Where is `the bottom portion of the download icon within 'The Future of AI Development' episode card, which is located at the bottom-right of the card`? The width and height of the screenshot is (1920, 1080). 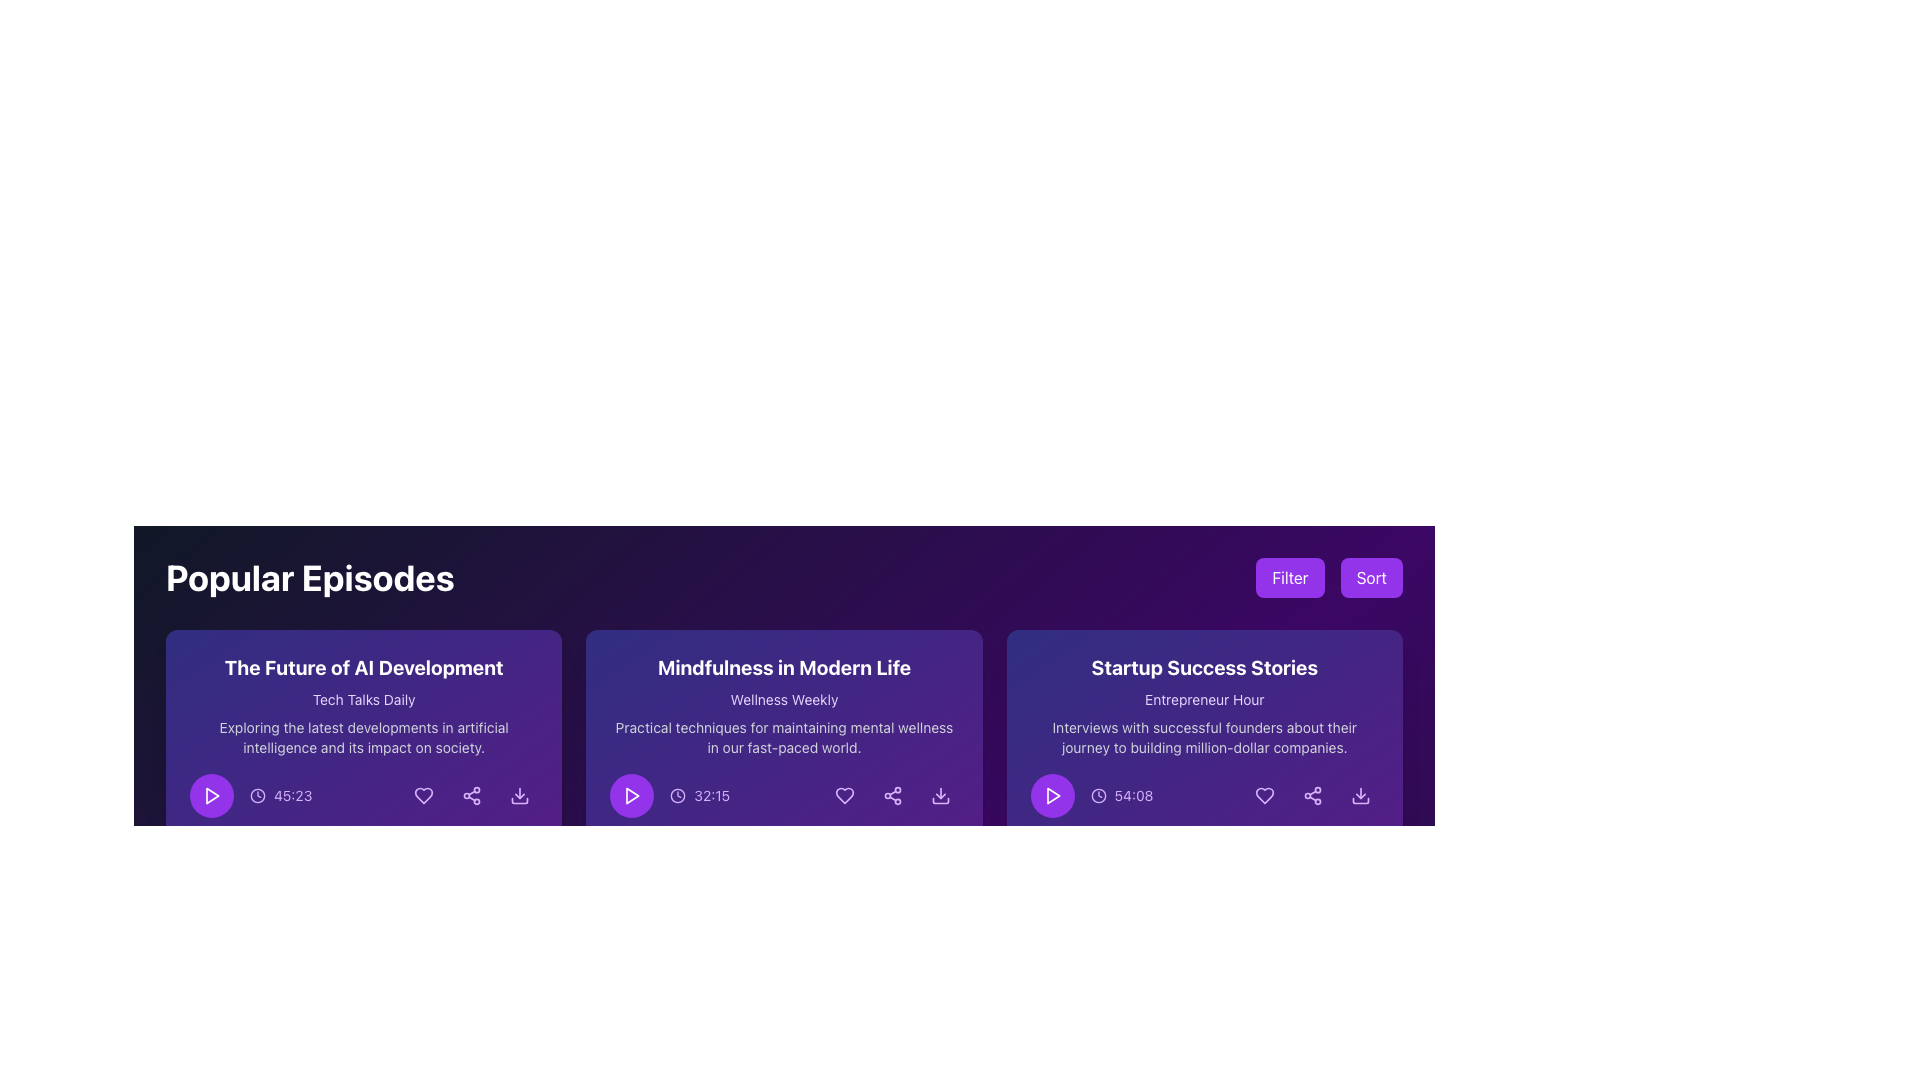
the bottom portion of the download icon within 'The Future of AI Development' episode card, which is located at the bottom-right of the card is located at coordinates (520, 800).